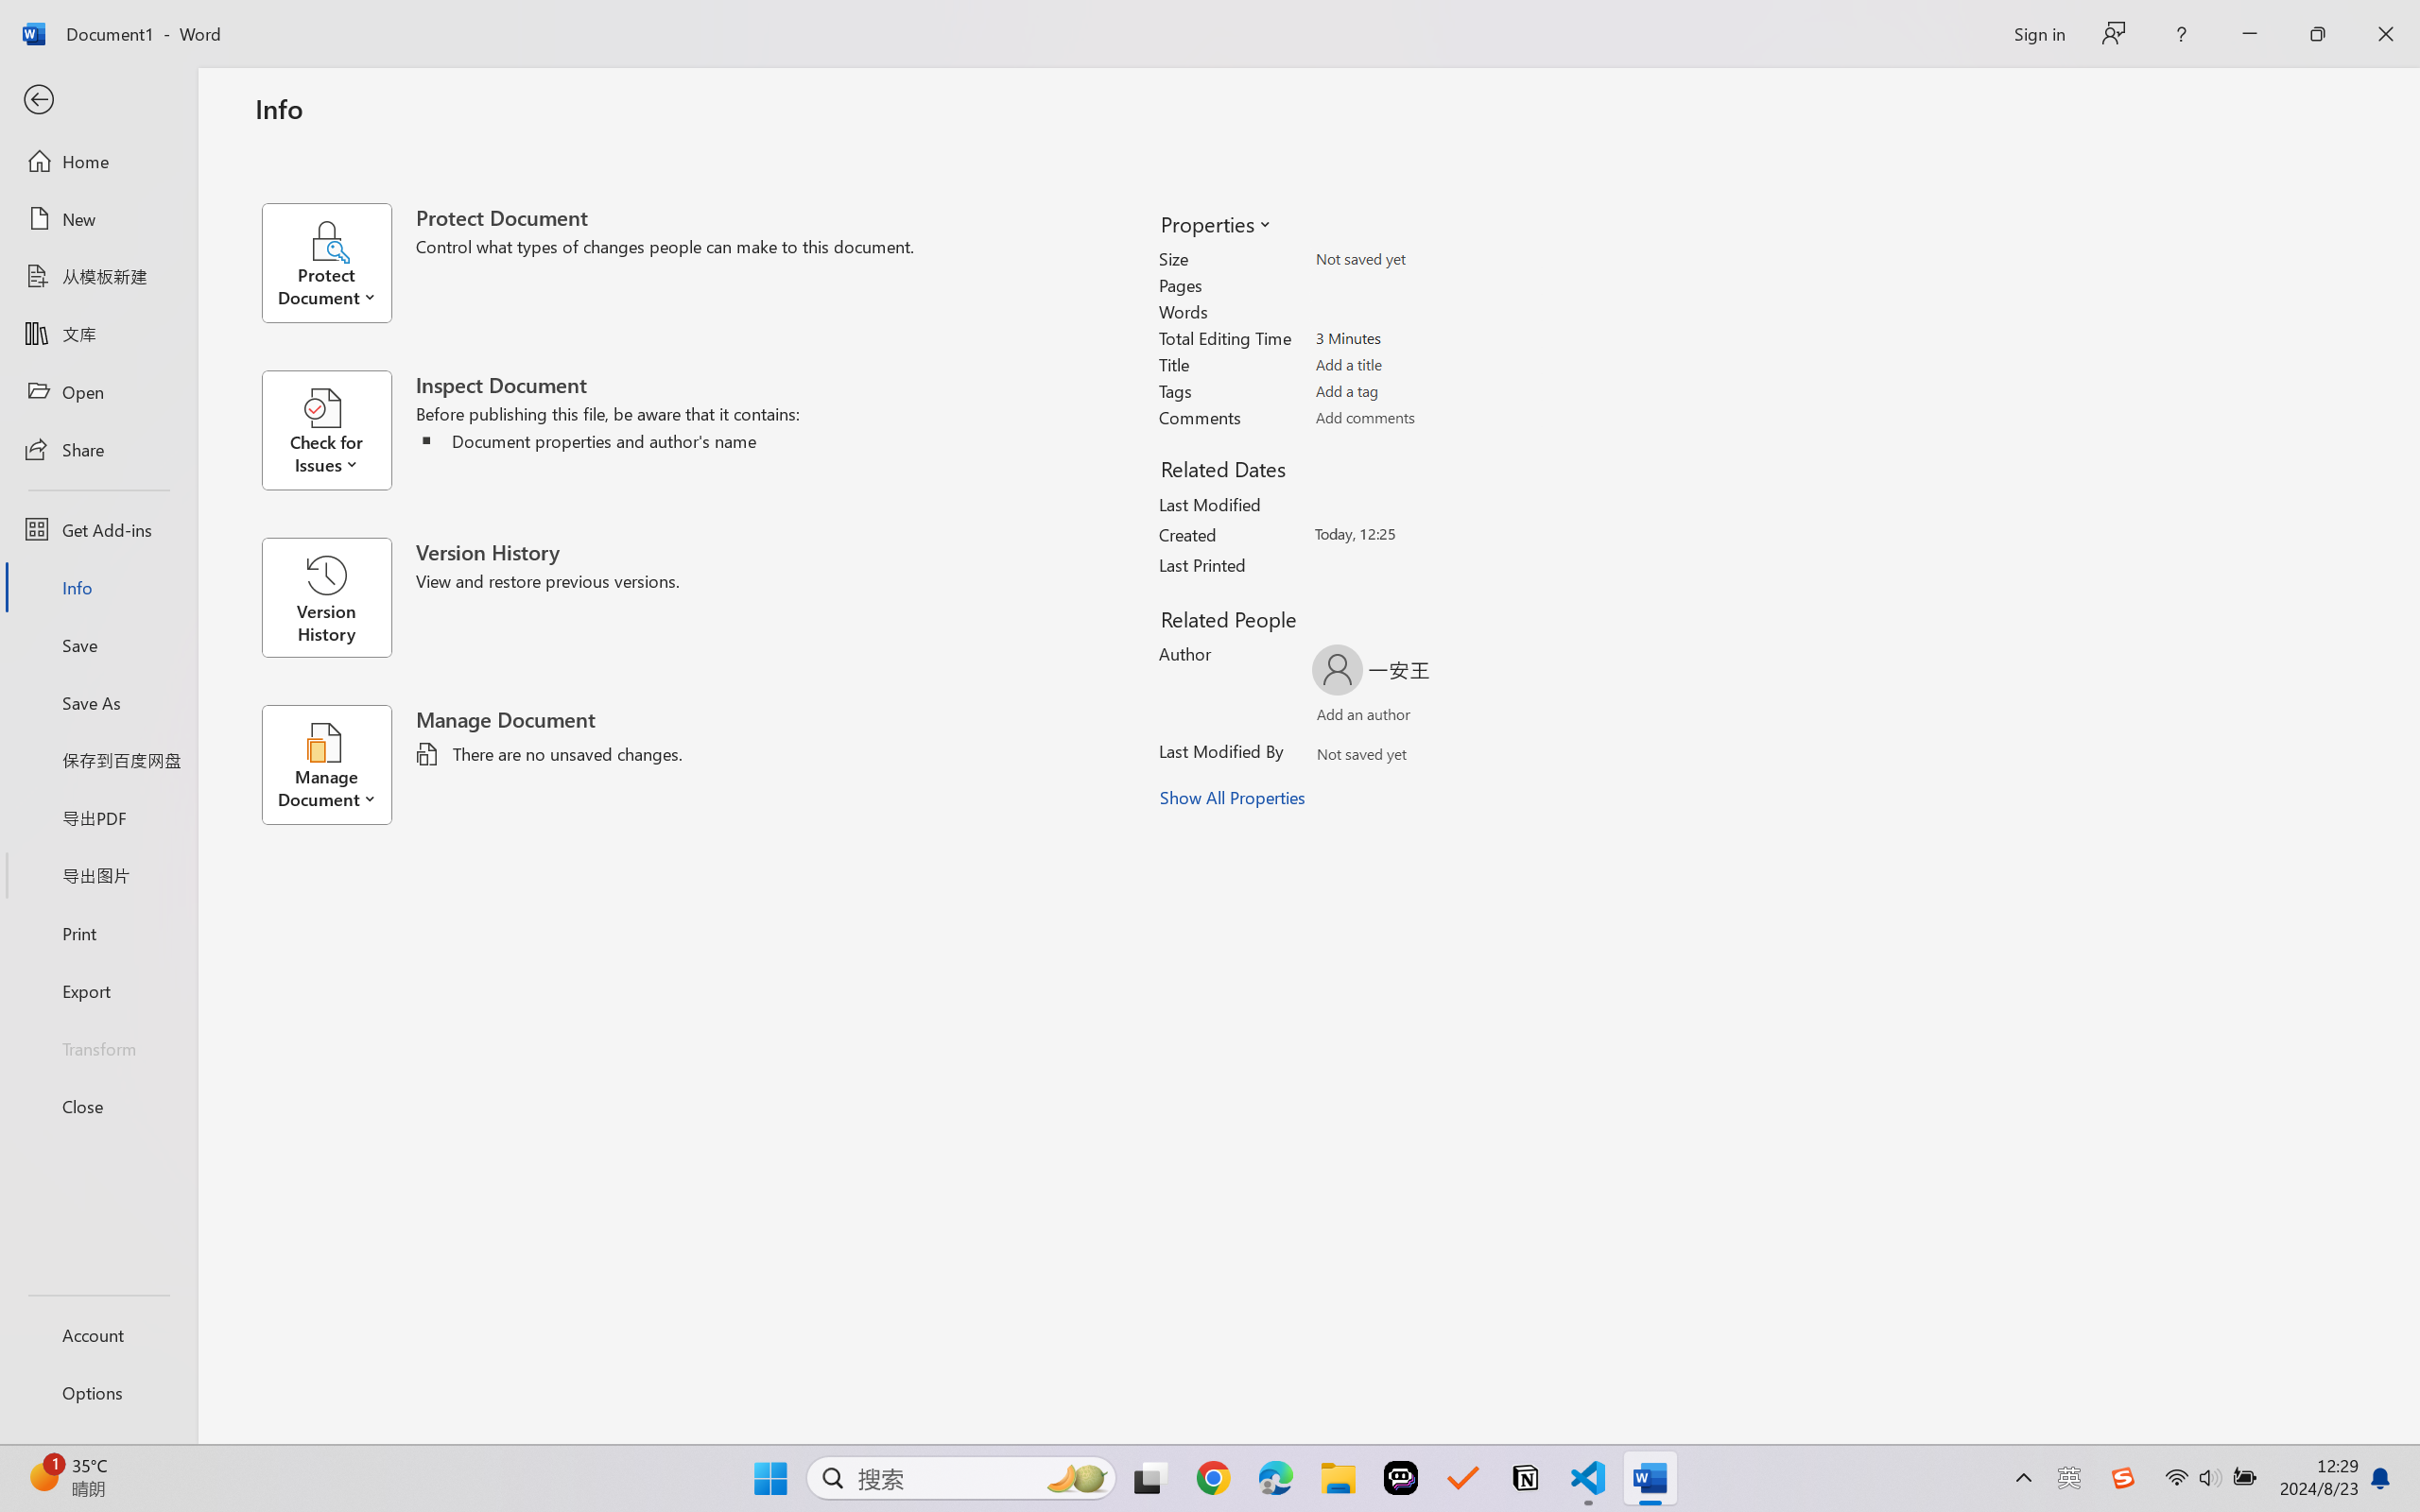  What do you see at coordinates (1233, 797) in the screenshot?
I see `'Show All Properties'` at bounding box center [1233, 797].